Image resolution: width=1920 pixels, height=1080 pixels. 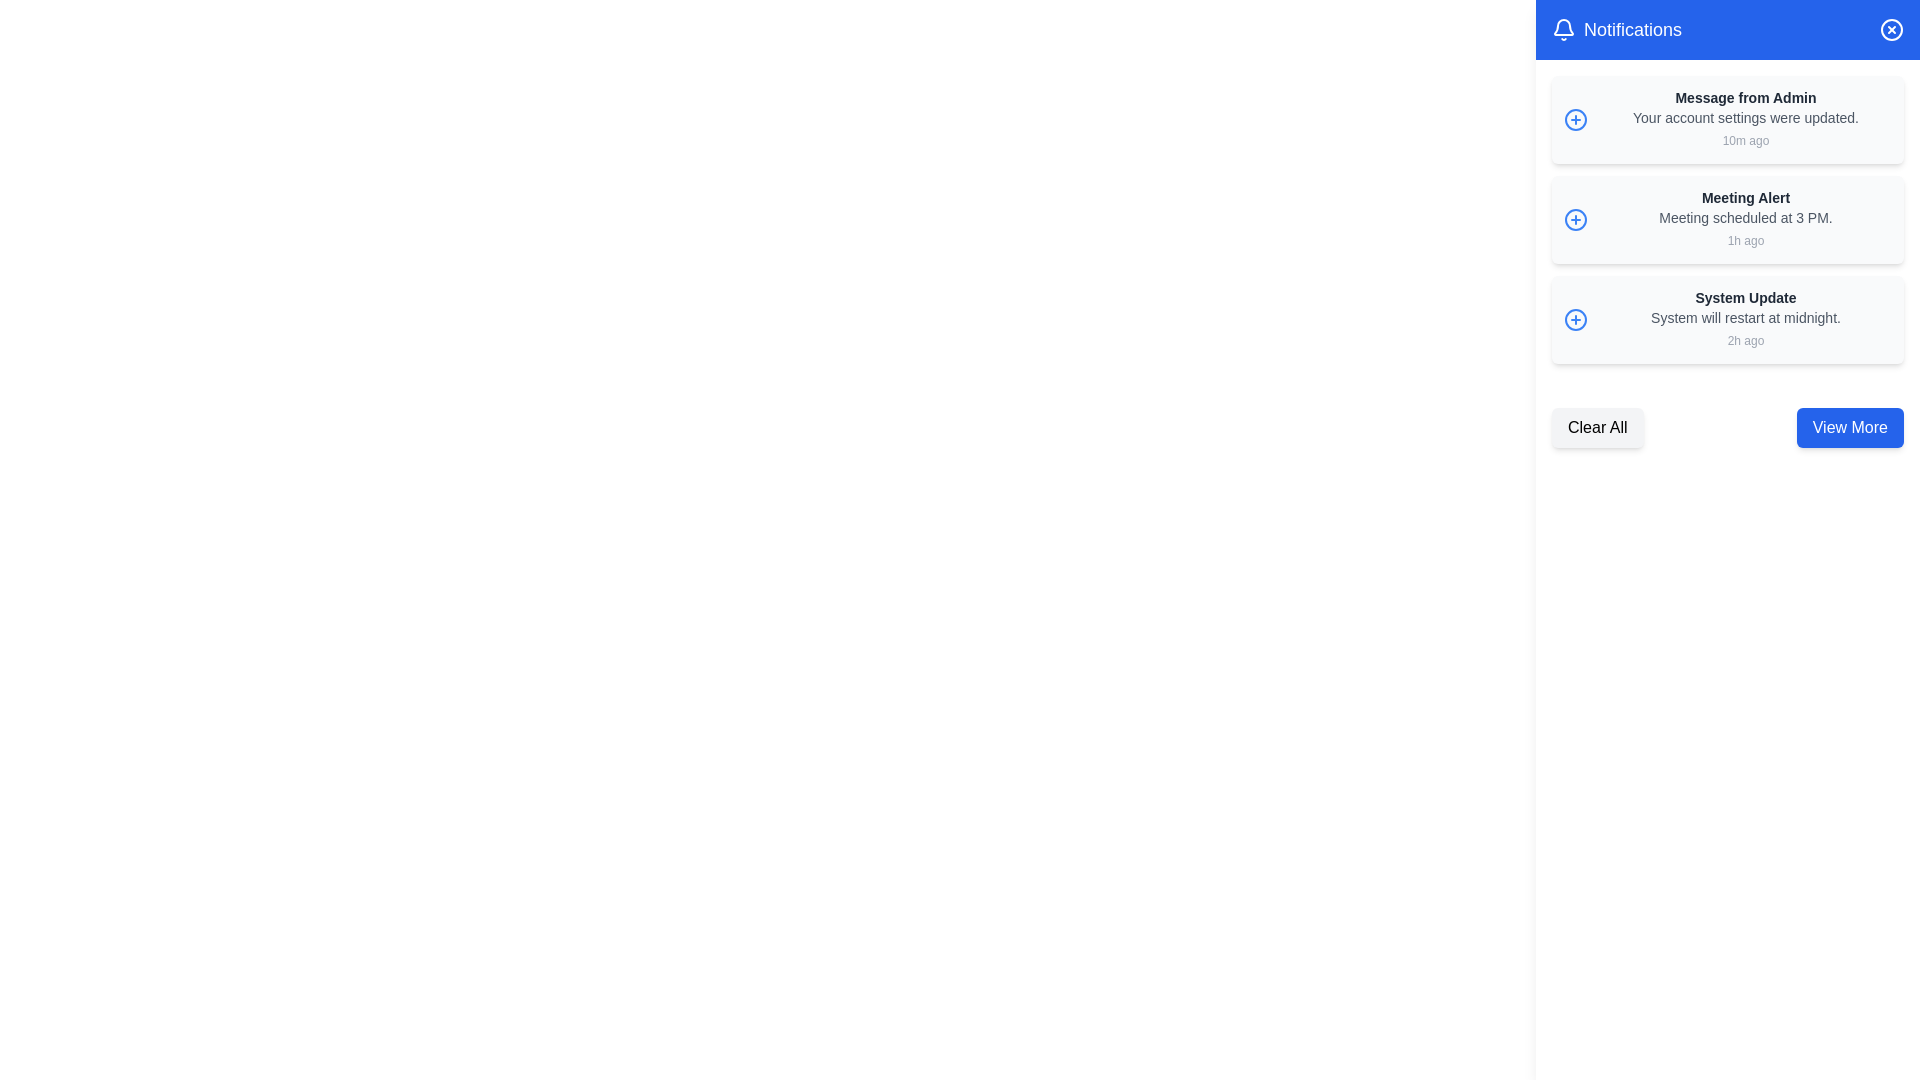 What do you see at coordinates (1745, 219) in the screenshot?
I see `the notification text block displaying 'Meeting Alert' and 'Meeting scheduled at 3 PM.'` at bounding box center [1745, 219].